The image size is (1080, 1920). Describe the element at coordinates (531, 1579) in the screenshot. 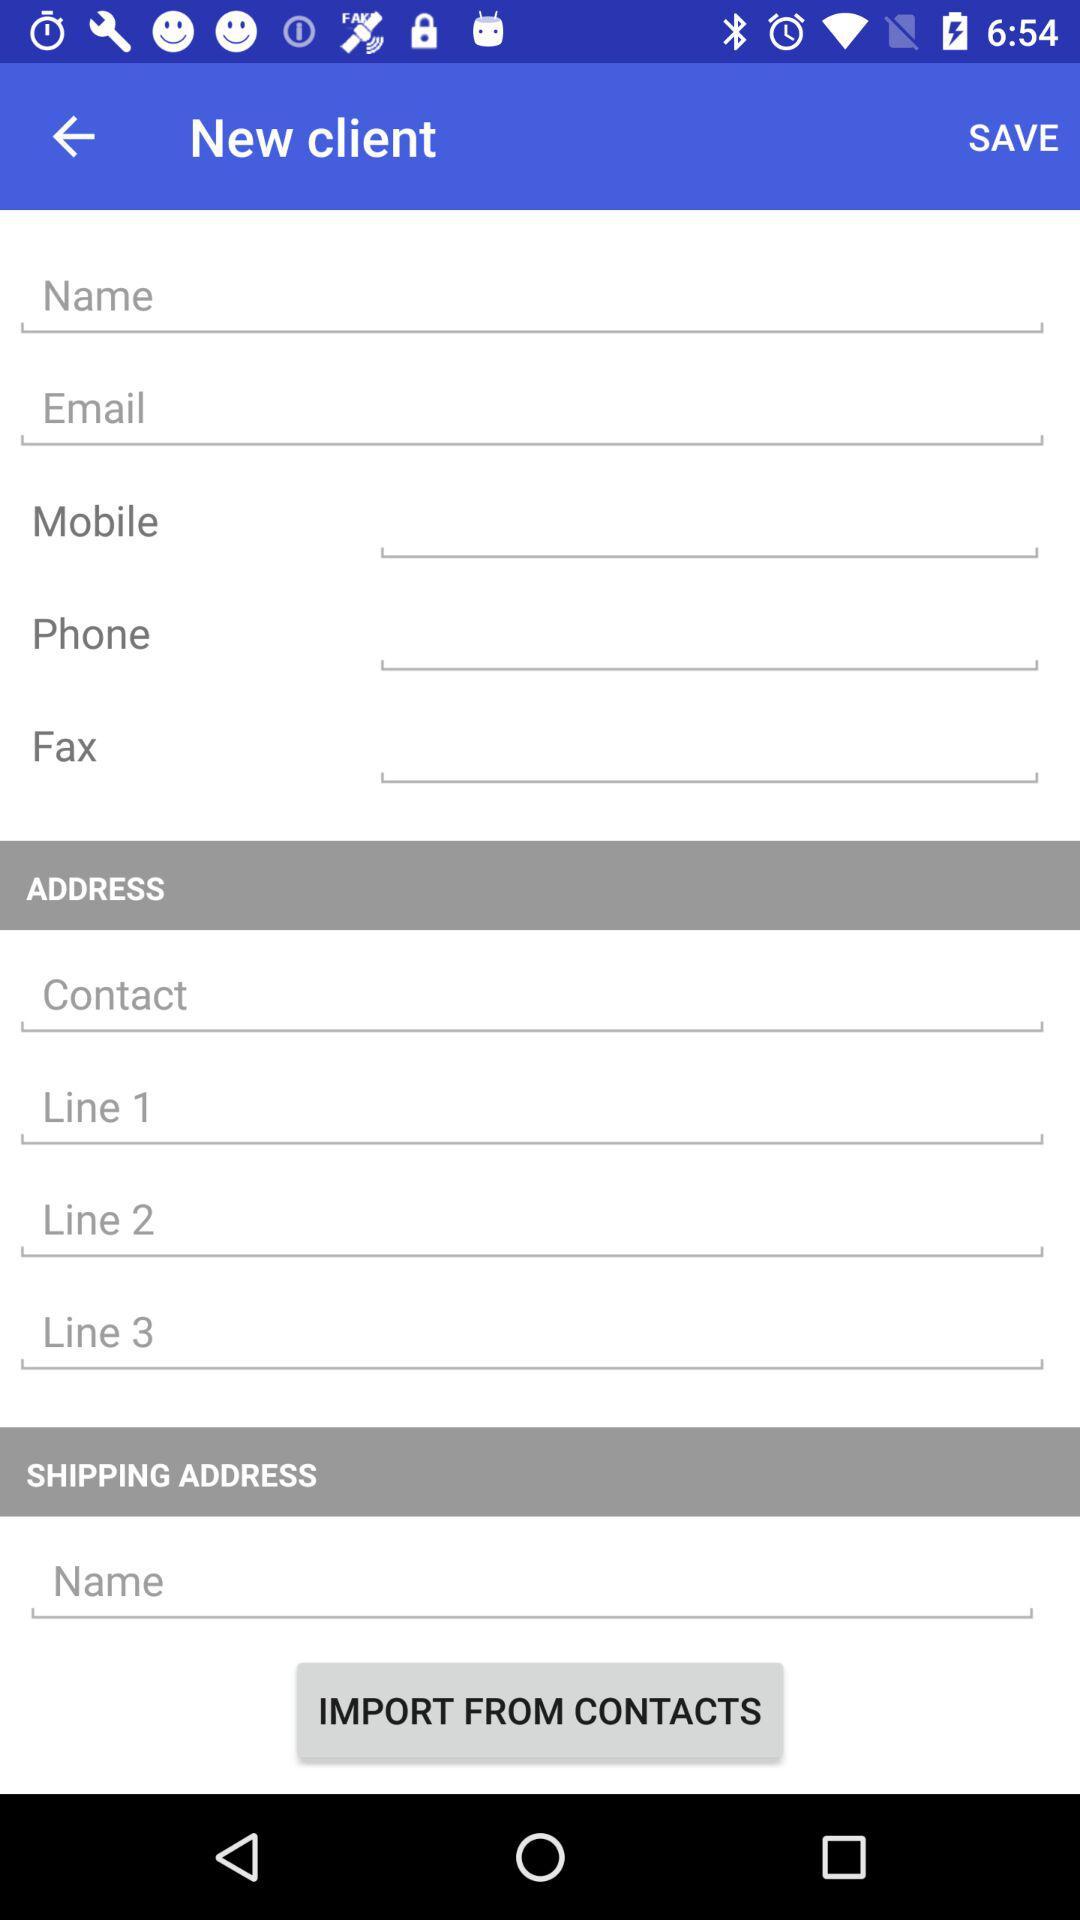

I see `text` at that location.